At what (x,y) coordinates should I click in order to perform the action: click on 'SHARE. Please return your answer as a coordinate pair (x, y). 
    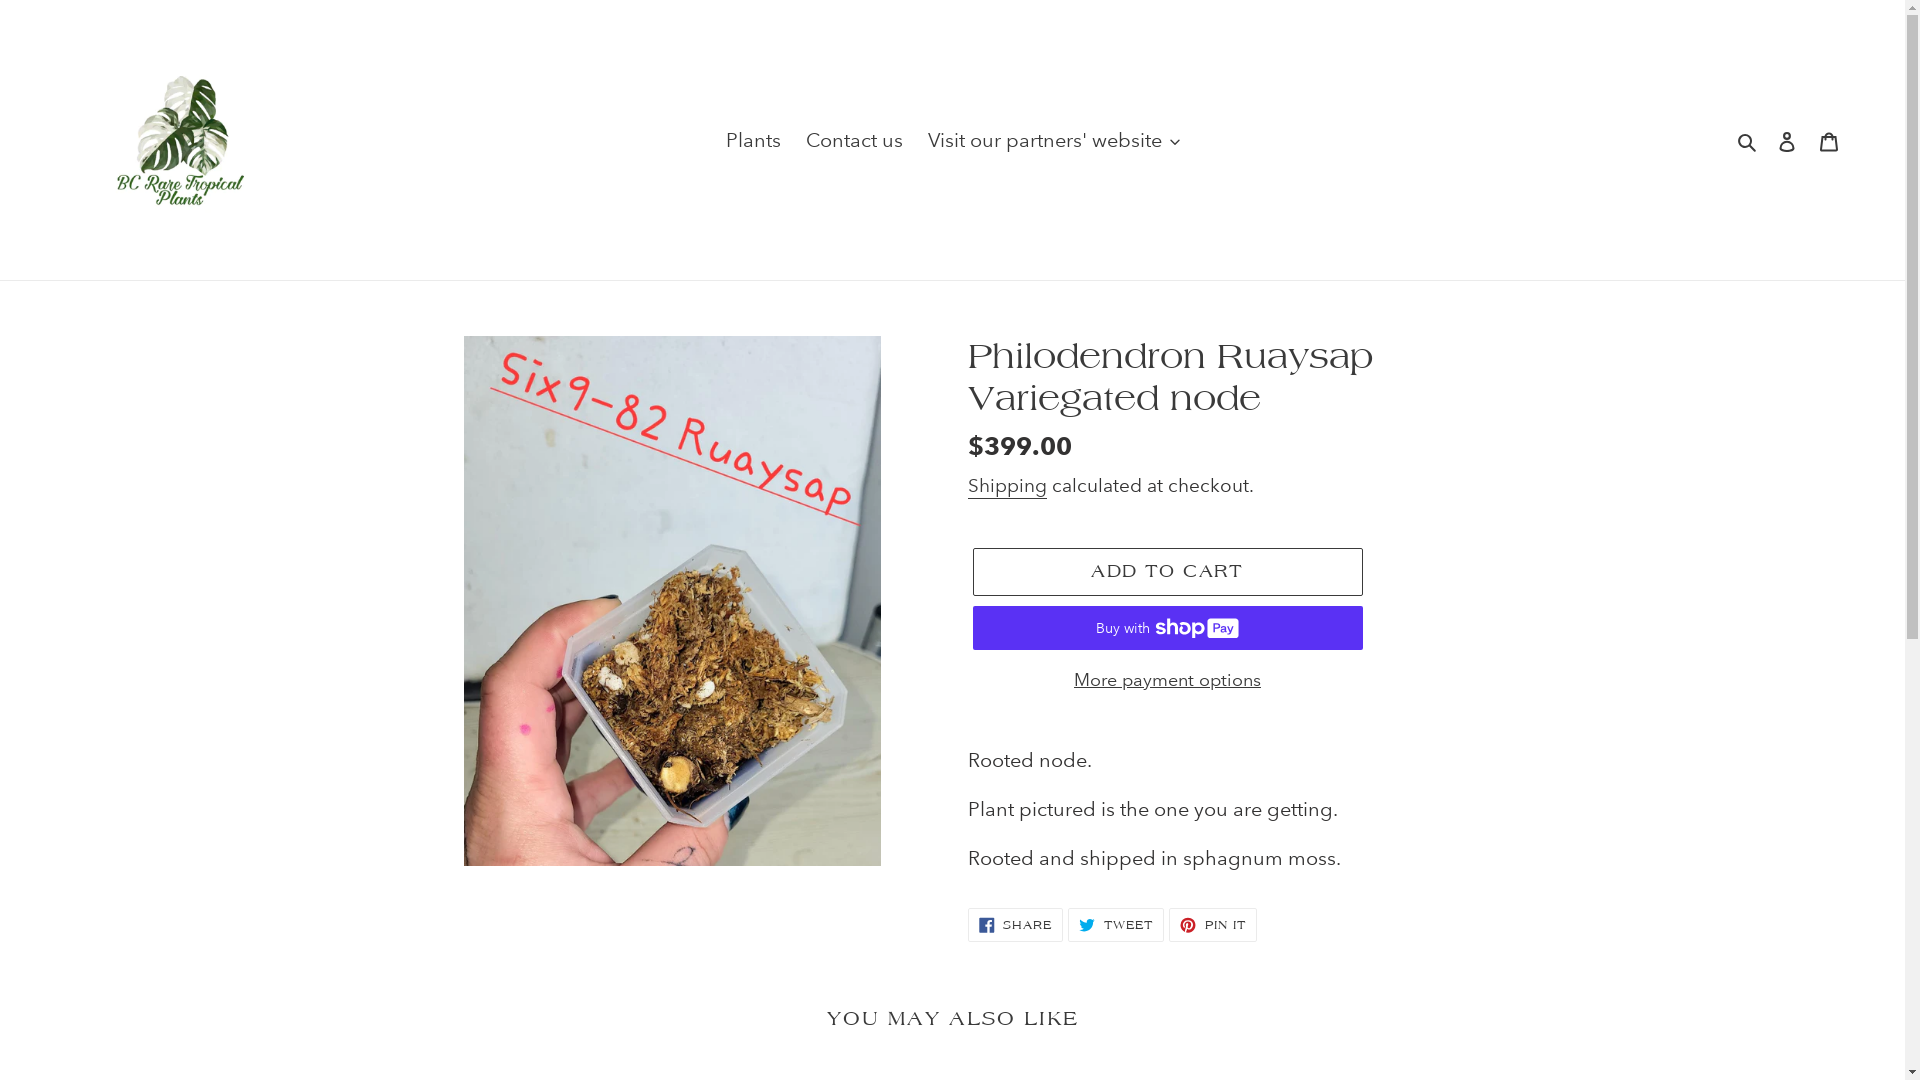
    Looking at the image, I should click on (1016, 925).